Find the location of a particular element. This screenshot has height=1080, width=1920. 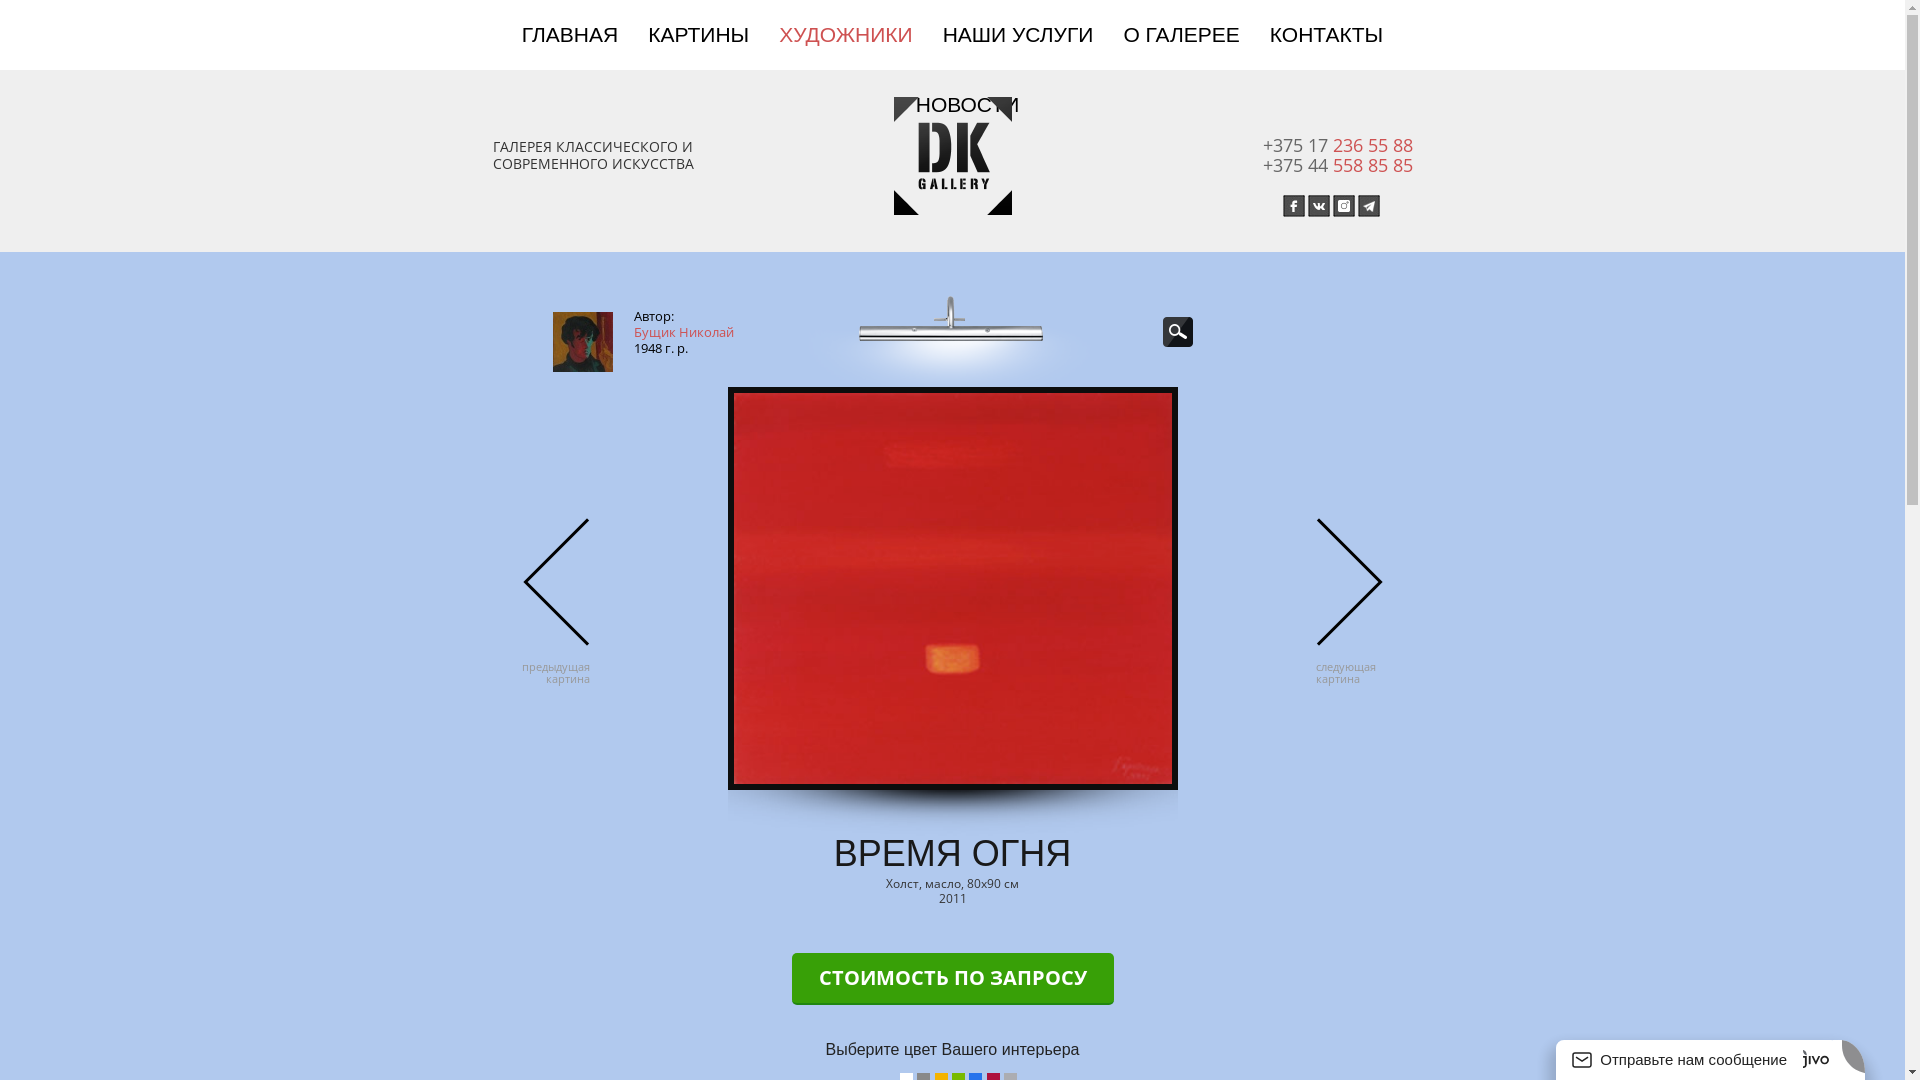

'+375 17 236 55 88' is located at coordinates (1261, 144).